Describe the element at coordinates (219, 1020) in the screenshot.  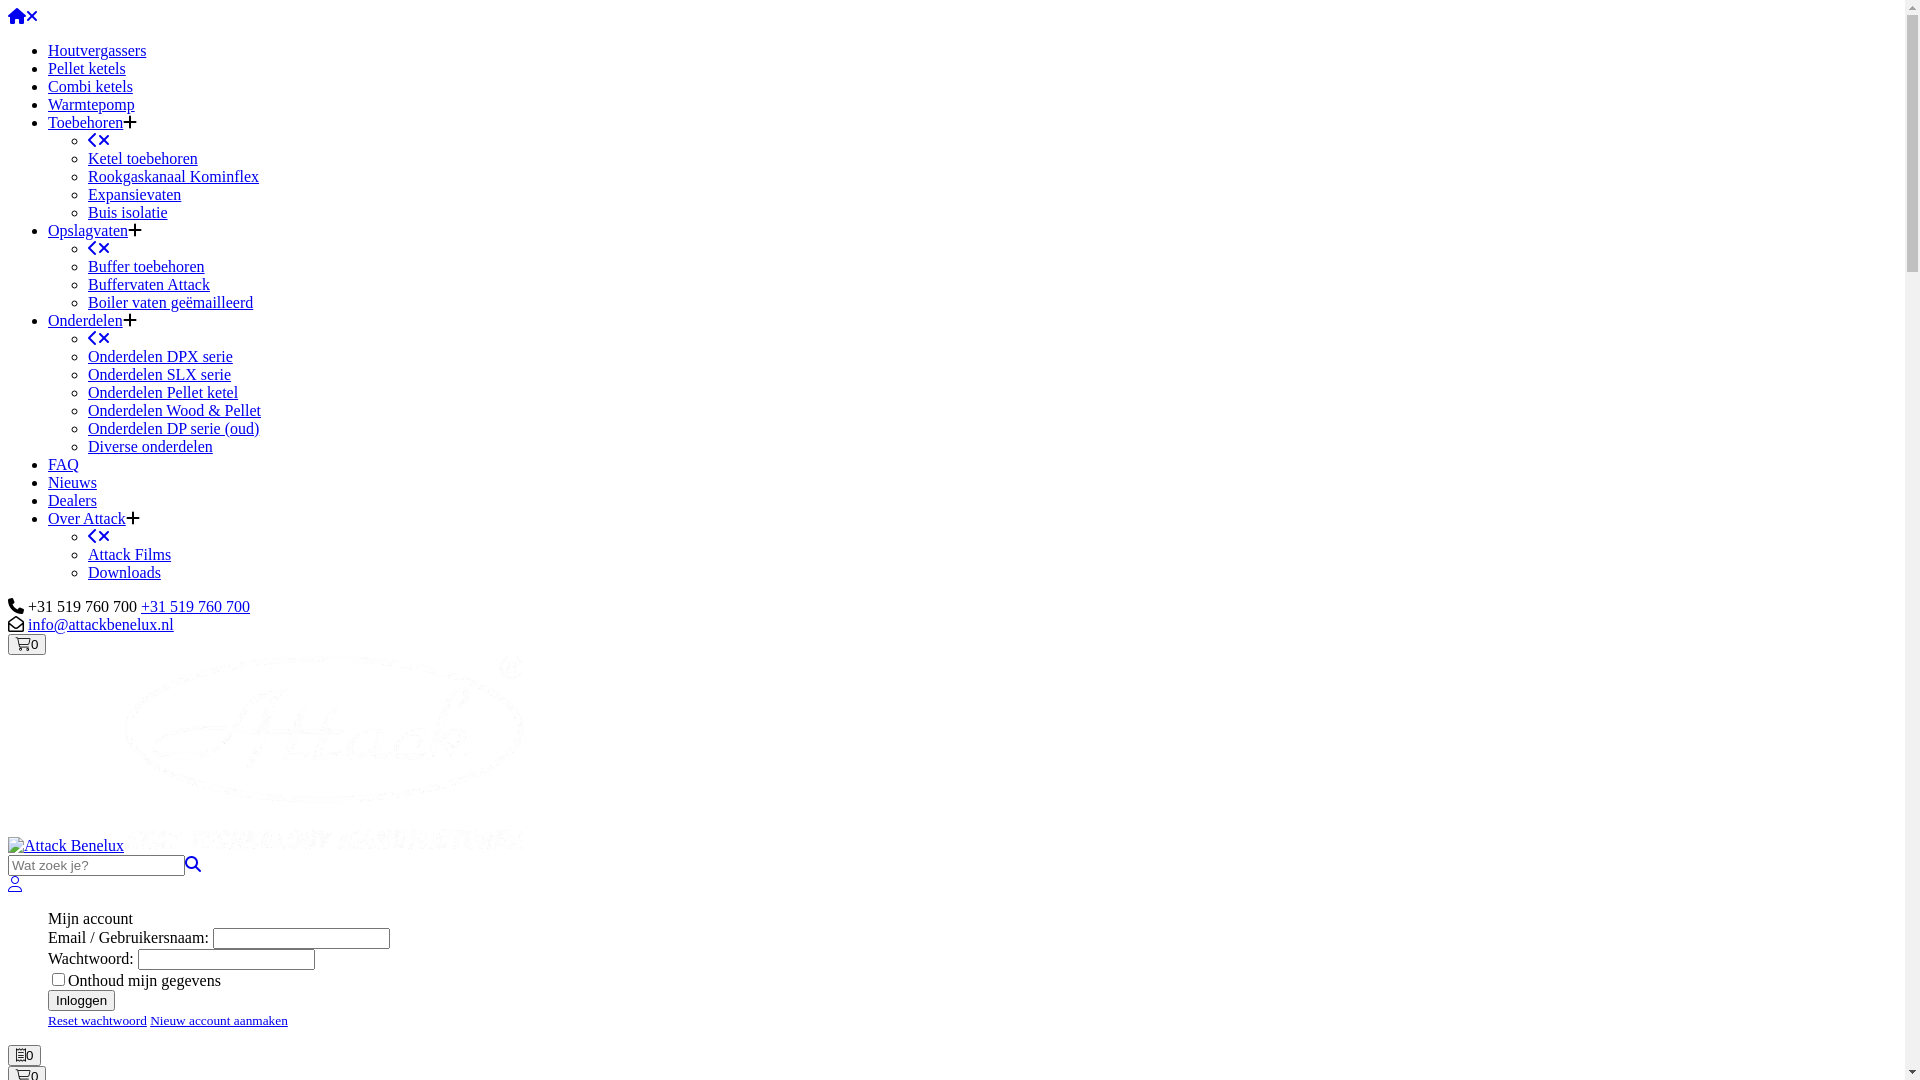
I see `'Nieuw account aanmaken'` at that location.